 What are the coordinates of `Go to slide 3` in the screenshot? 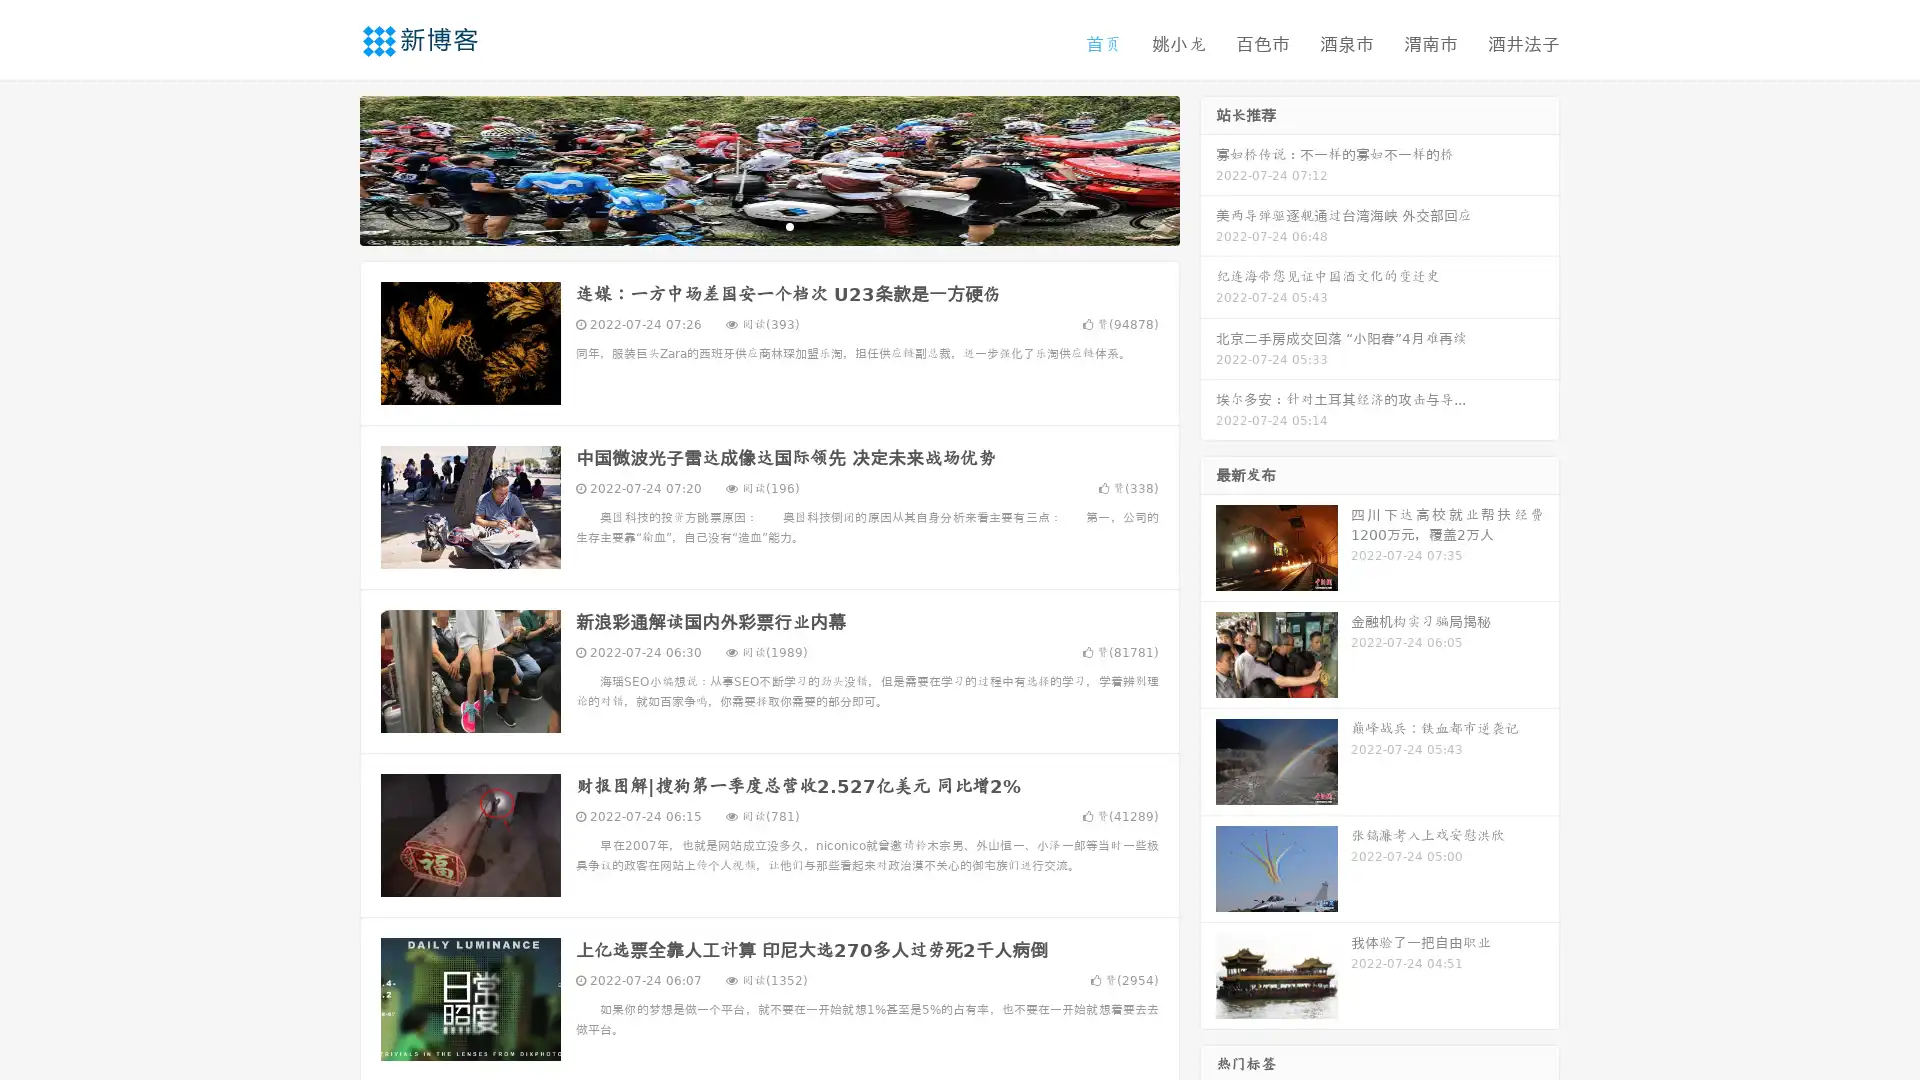 It's located at (789, 225).